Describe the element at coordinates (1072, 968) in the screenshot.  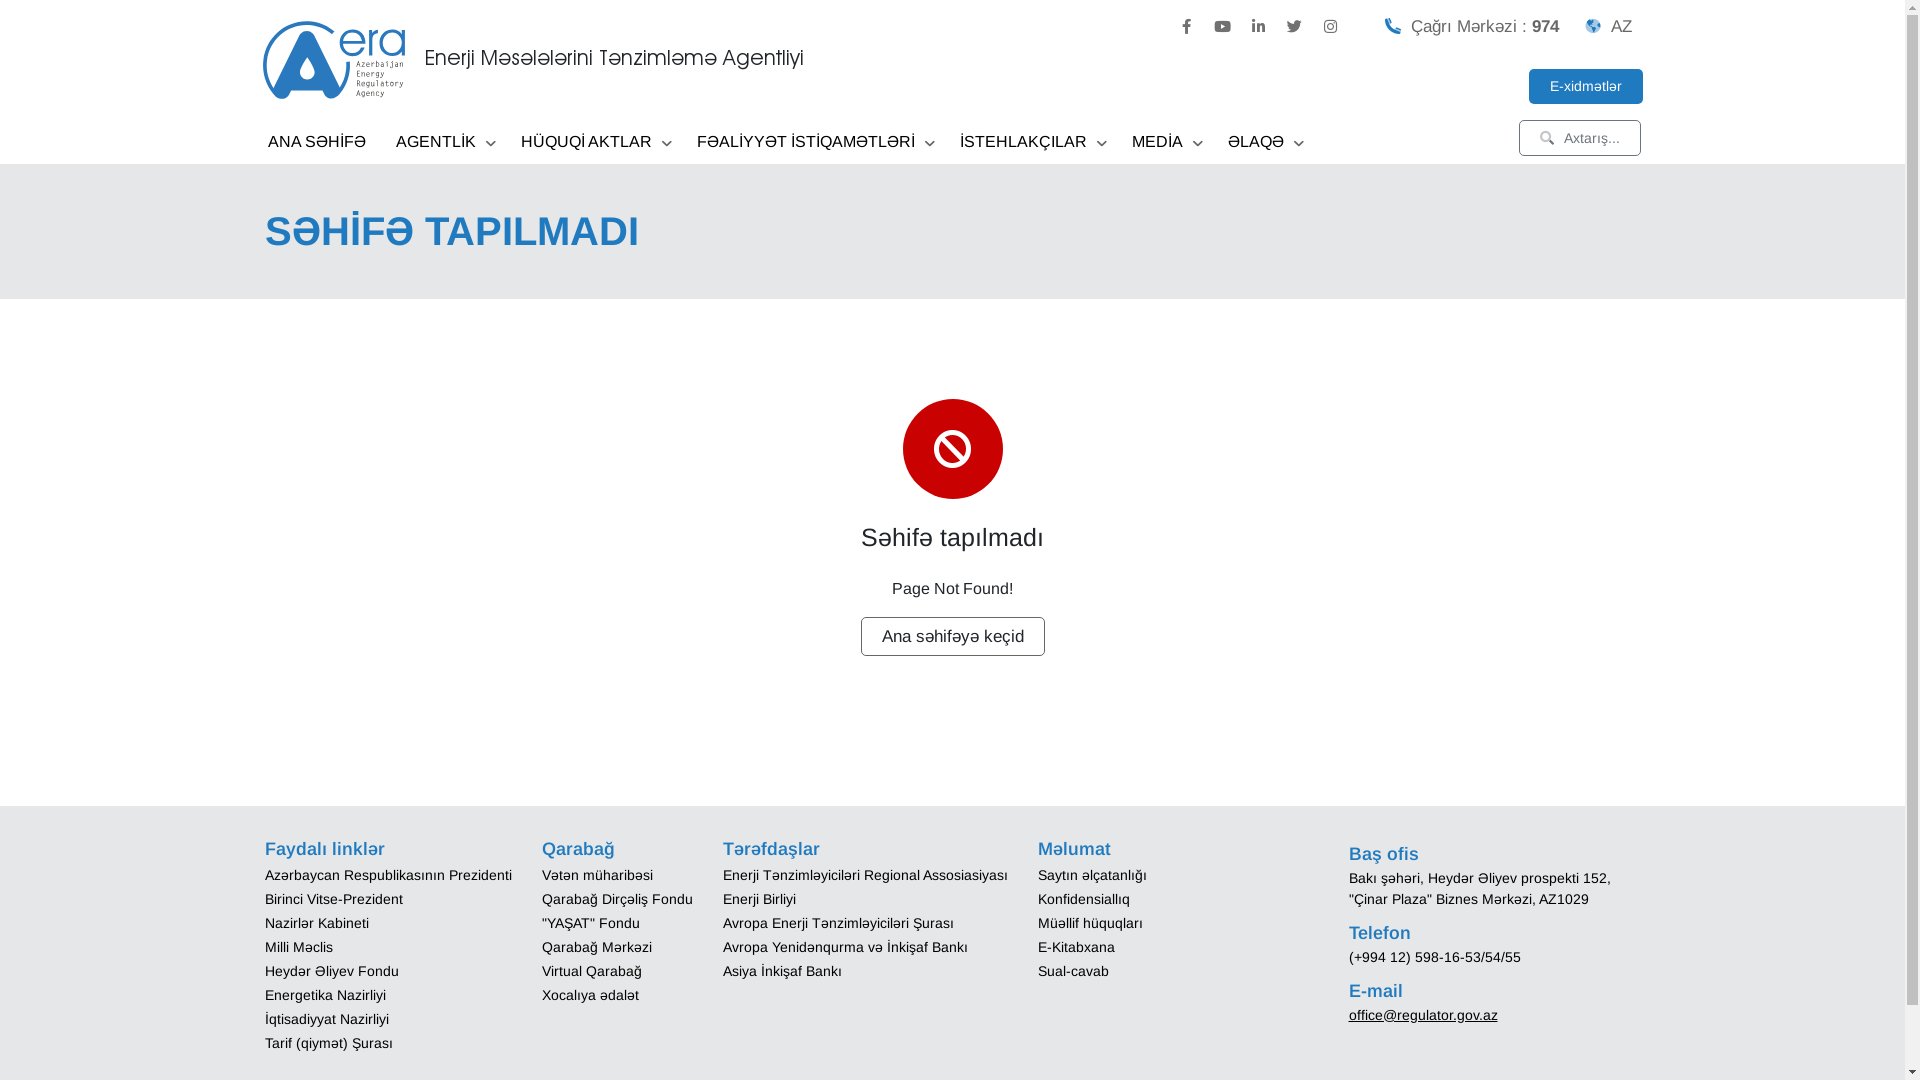
I see `'Sual-cavab'` at that location.